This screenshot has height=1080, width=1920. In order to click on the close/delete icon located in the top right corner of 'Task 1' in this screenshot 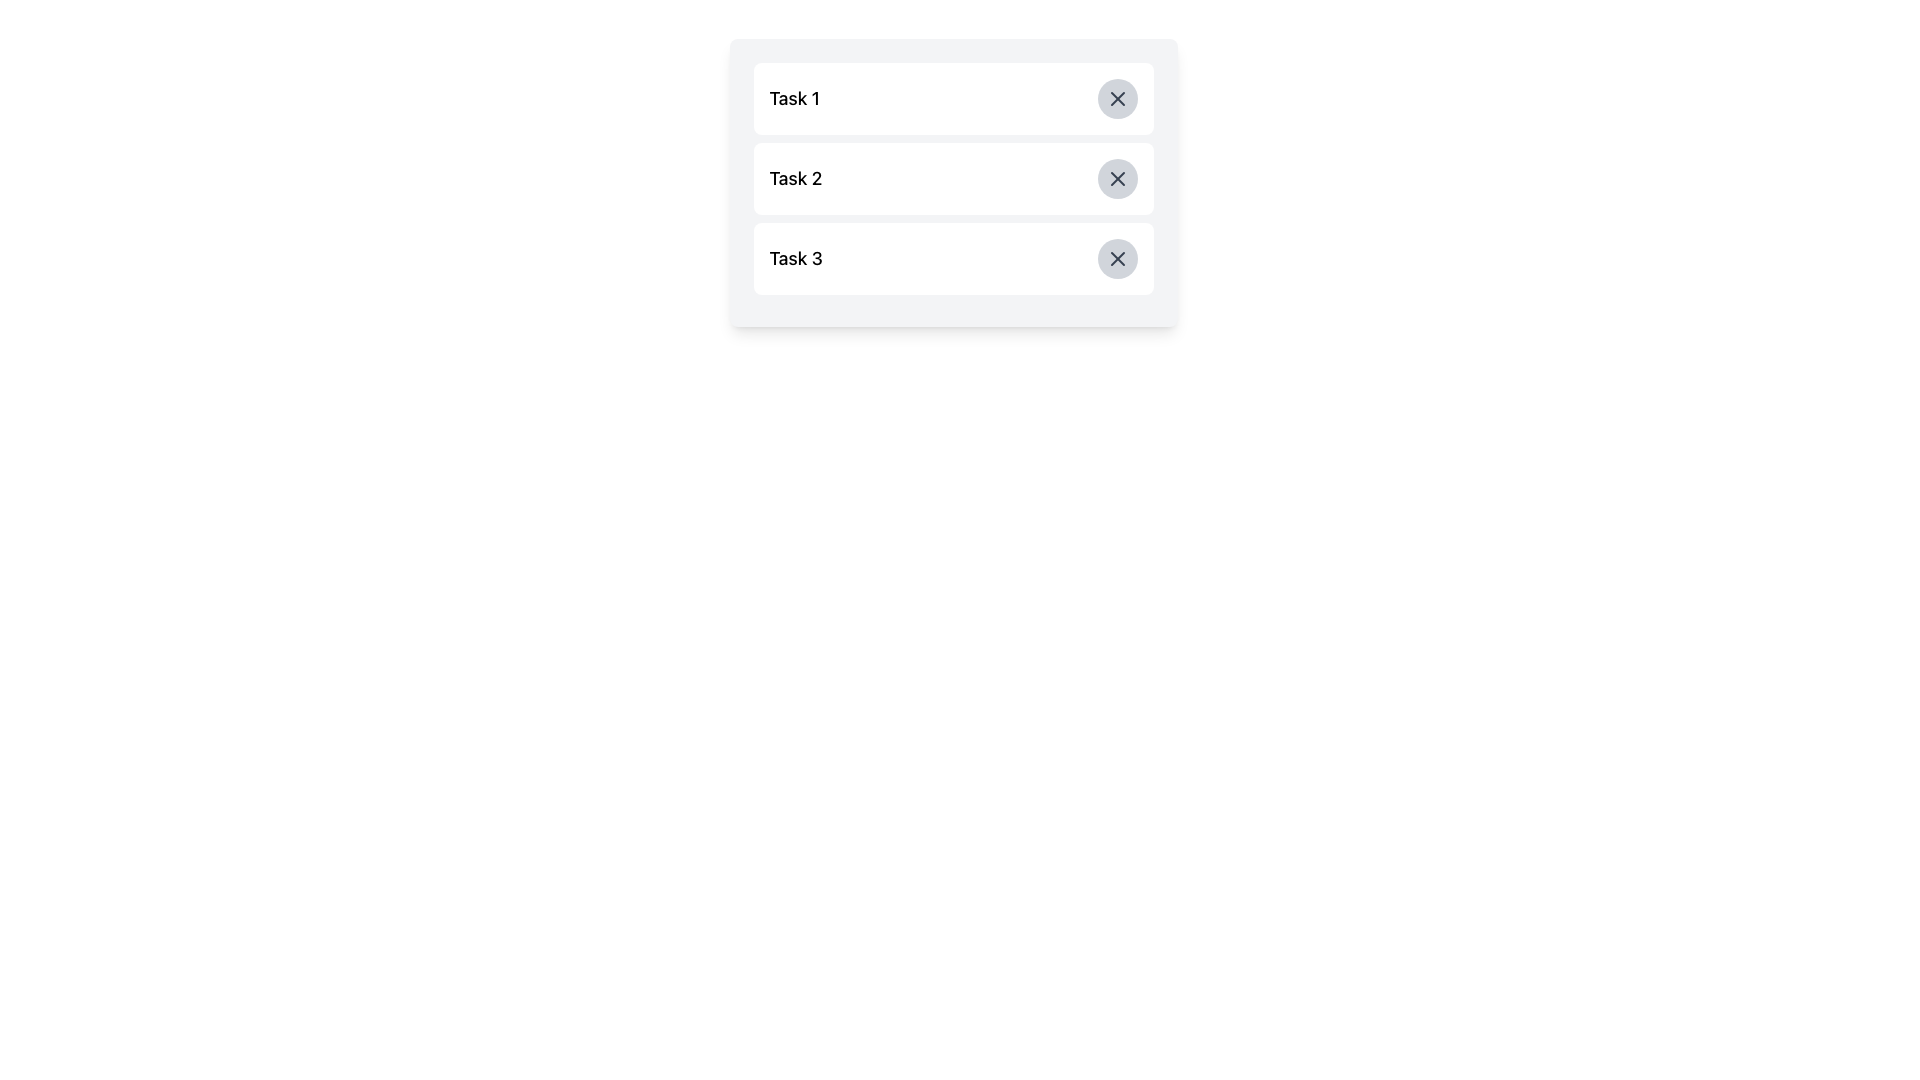, I will do `click(1116, 99)`.